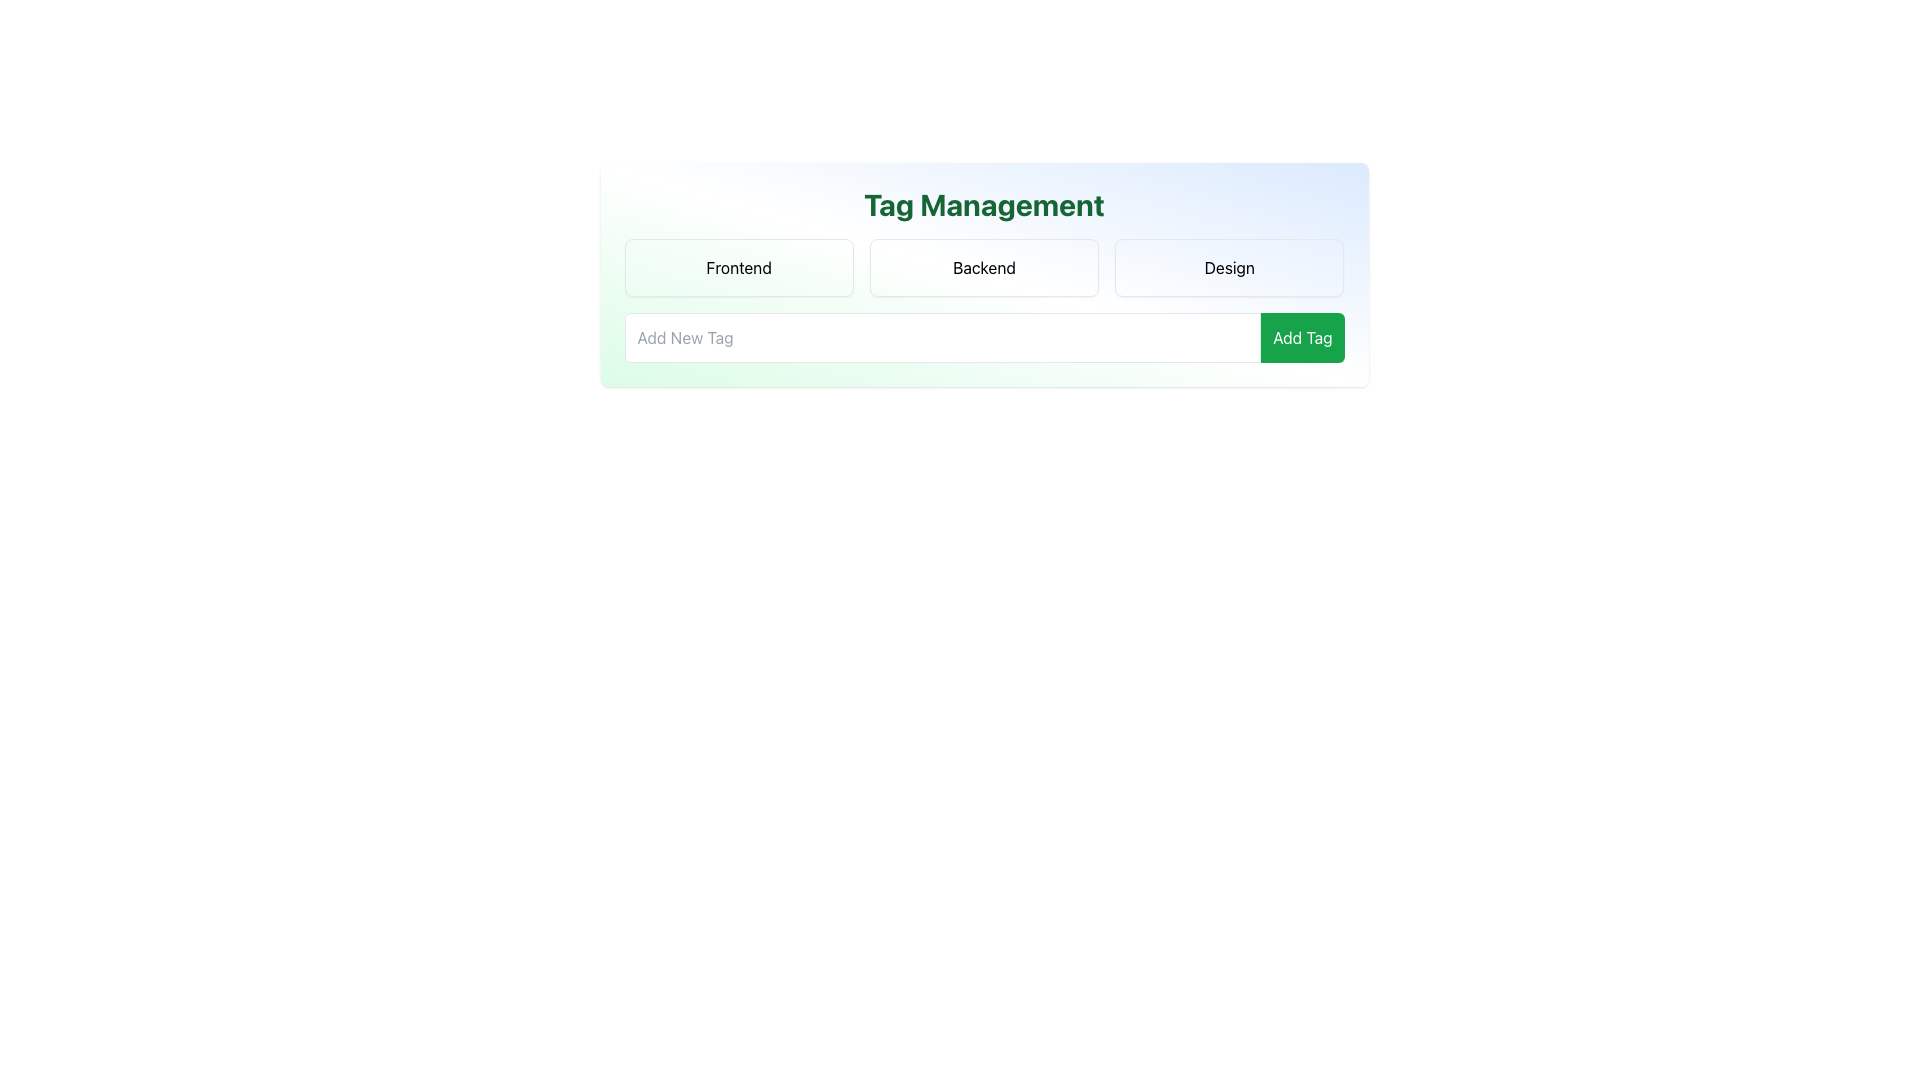 Image resolution: width=1920 pixels, height=1080 pixels. Describe the element at coordinates (738, 266) in the screenshot. I see `the 'Frontend' card, which is the first card in a horizontal row of three cards labeled 'Frontend', 'Backend', and 'Design', located below the title 'Tag Management'` at that location.